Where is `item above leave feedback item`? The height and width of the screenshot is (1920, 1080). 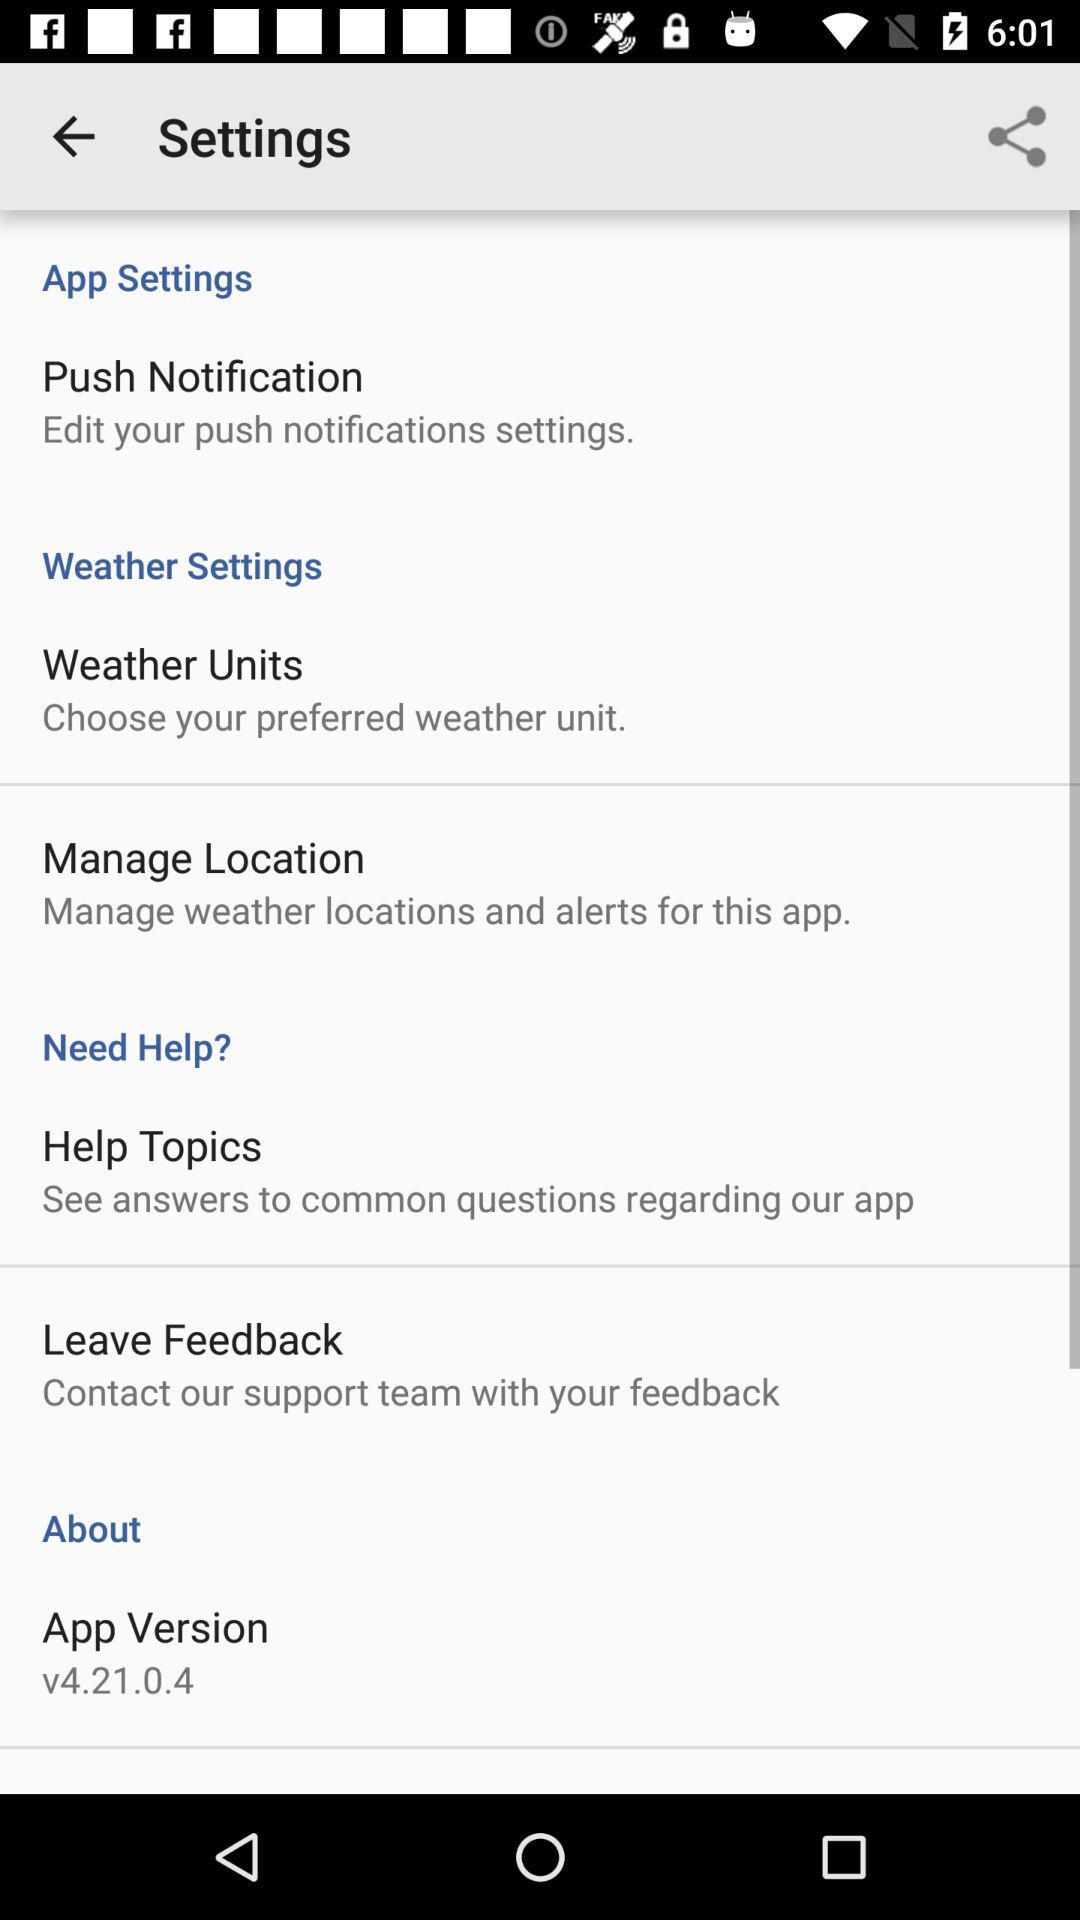
item above leave feedback item is located at coordinates (478, 1197).